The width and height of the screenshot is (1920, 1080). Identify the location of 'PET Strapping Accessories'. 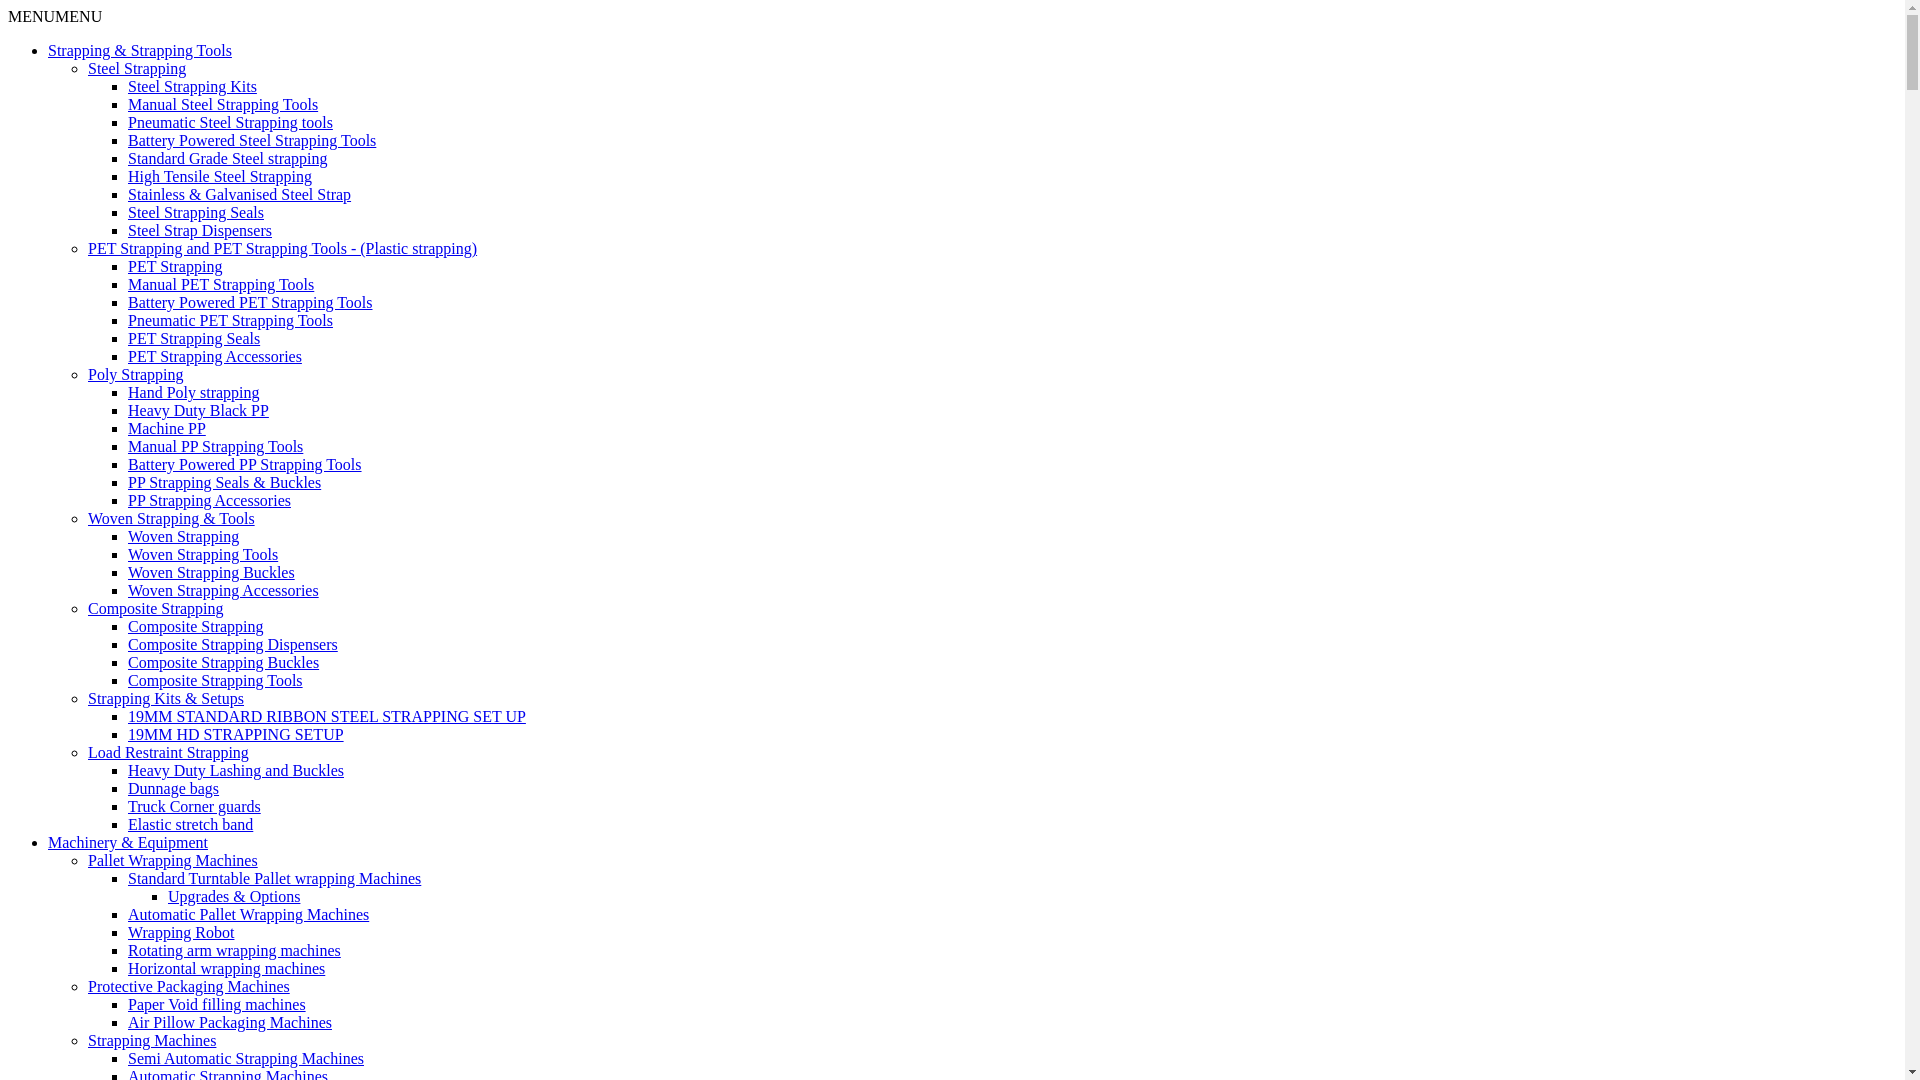
(215, 355).